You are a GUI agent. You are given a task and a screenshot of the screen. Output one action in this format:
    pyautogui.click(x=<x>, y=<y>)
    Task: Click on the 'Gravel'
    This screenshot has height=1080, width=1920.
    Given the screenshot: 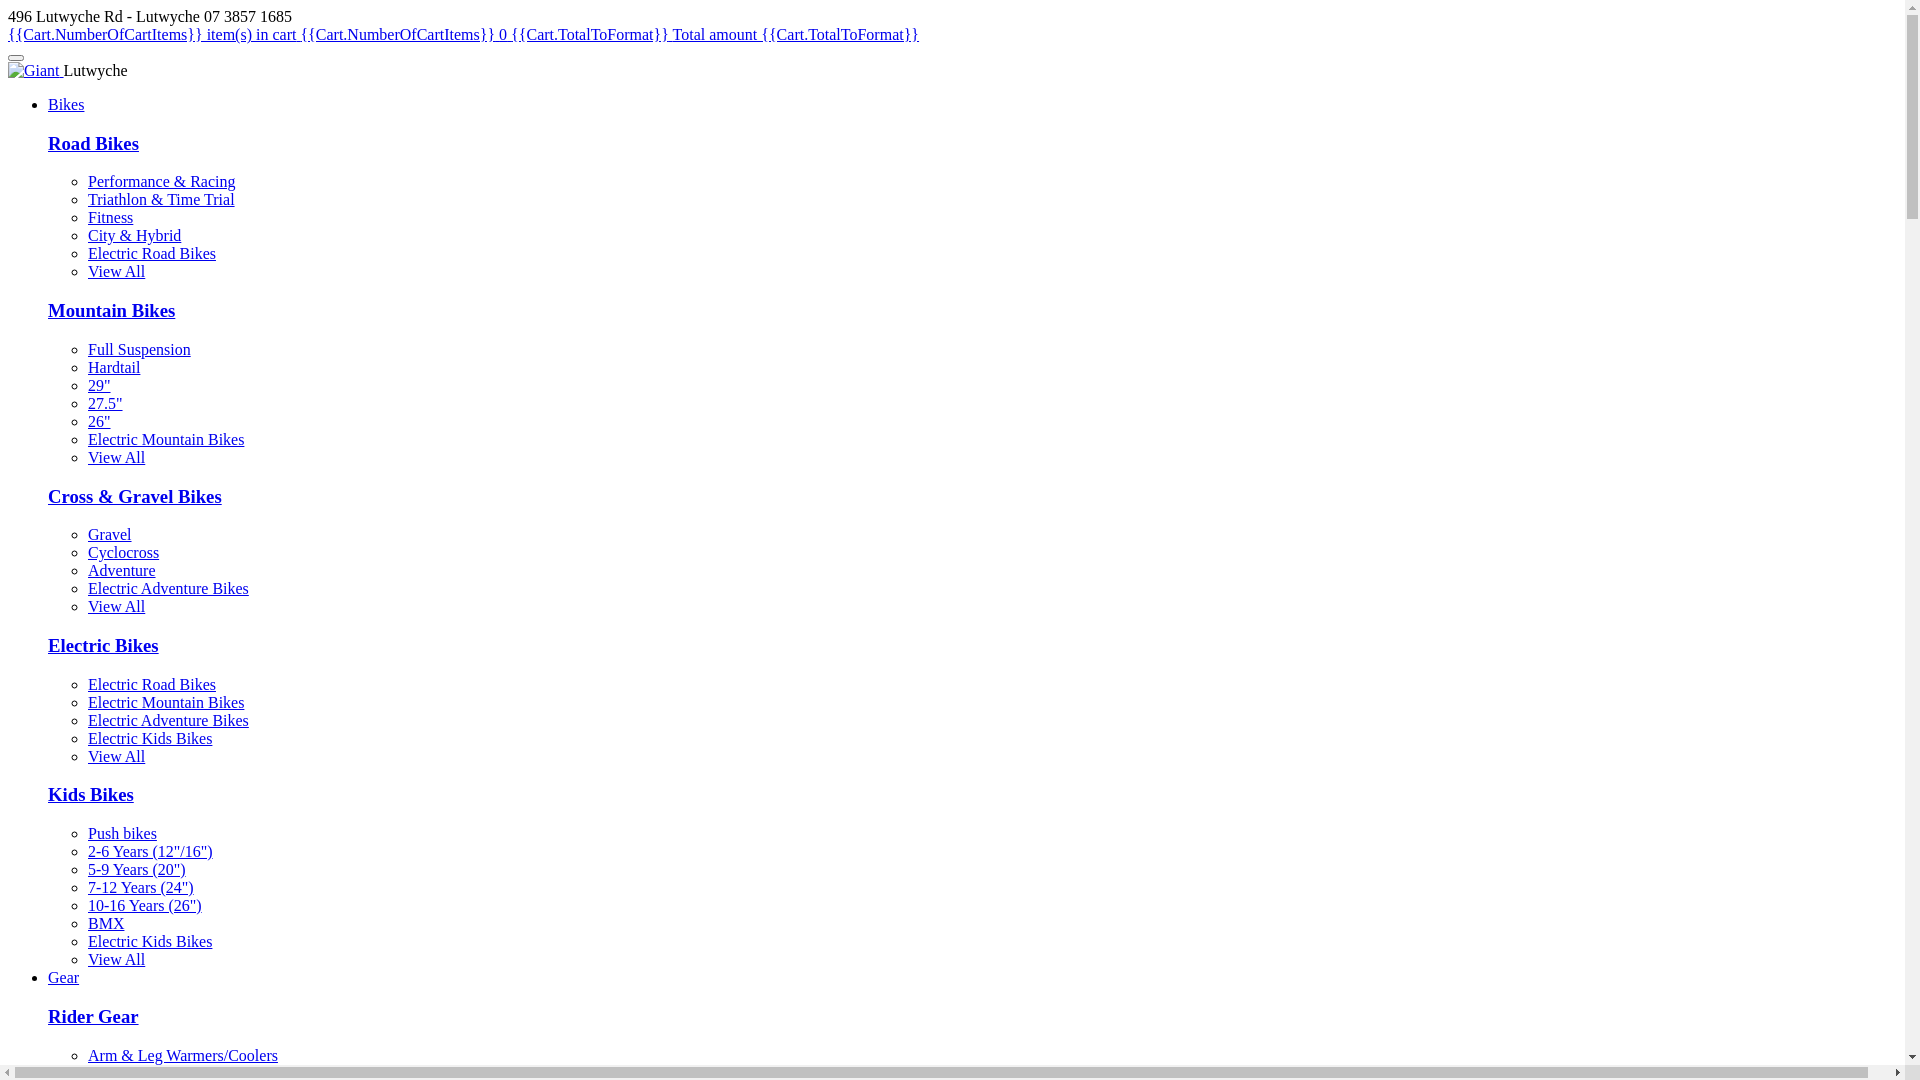 What is the action you would take?
    pyautogui.click(x=109, y=533)
    